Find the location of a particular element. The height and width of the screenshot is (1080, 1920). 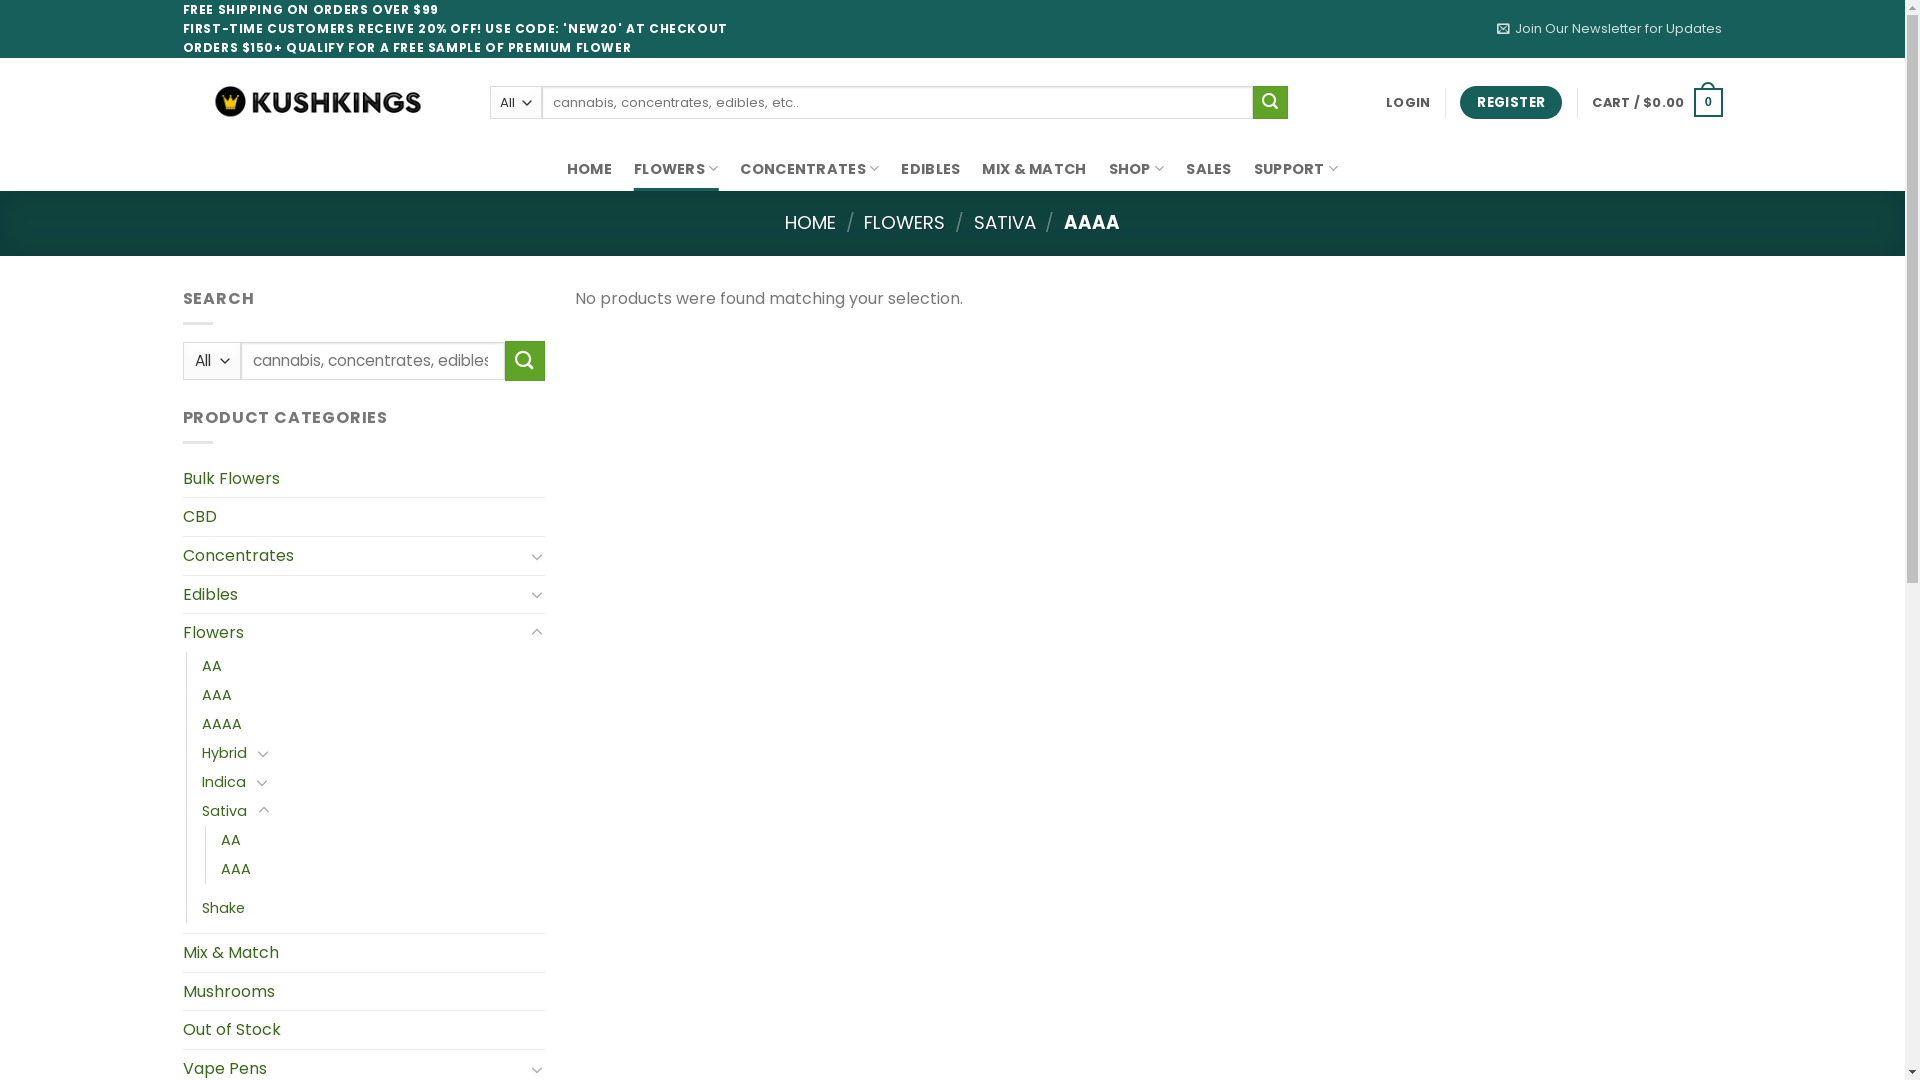

'AA' is located at coordinates (230, 840).